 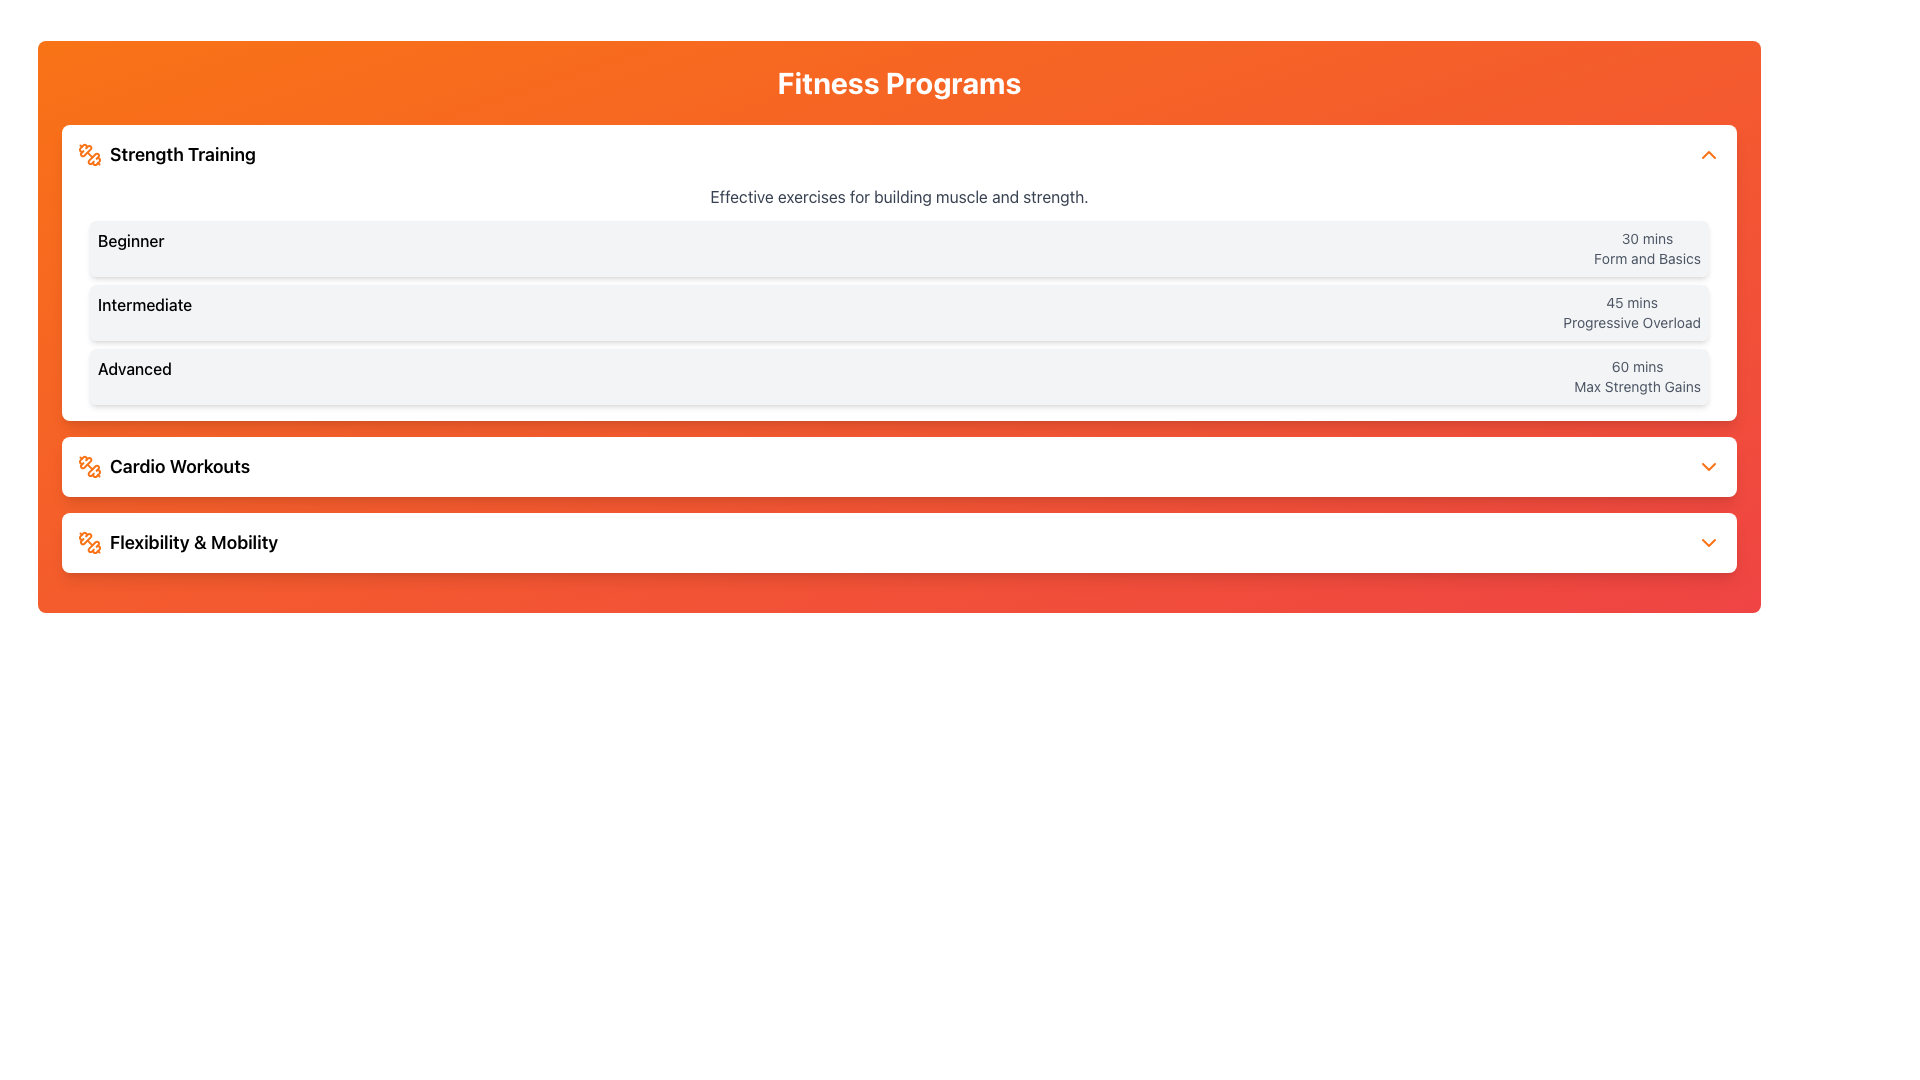 What do you see at coordinates (898, 82) in the screenshot?
I see `the Text header that indicates the theme of the section containing detailed segments of fitness programs, which is centrally aligned within the orange-red background` at bounding box center [898, 82].